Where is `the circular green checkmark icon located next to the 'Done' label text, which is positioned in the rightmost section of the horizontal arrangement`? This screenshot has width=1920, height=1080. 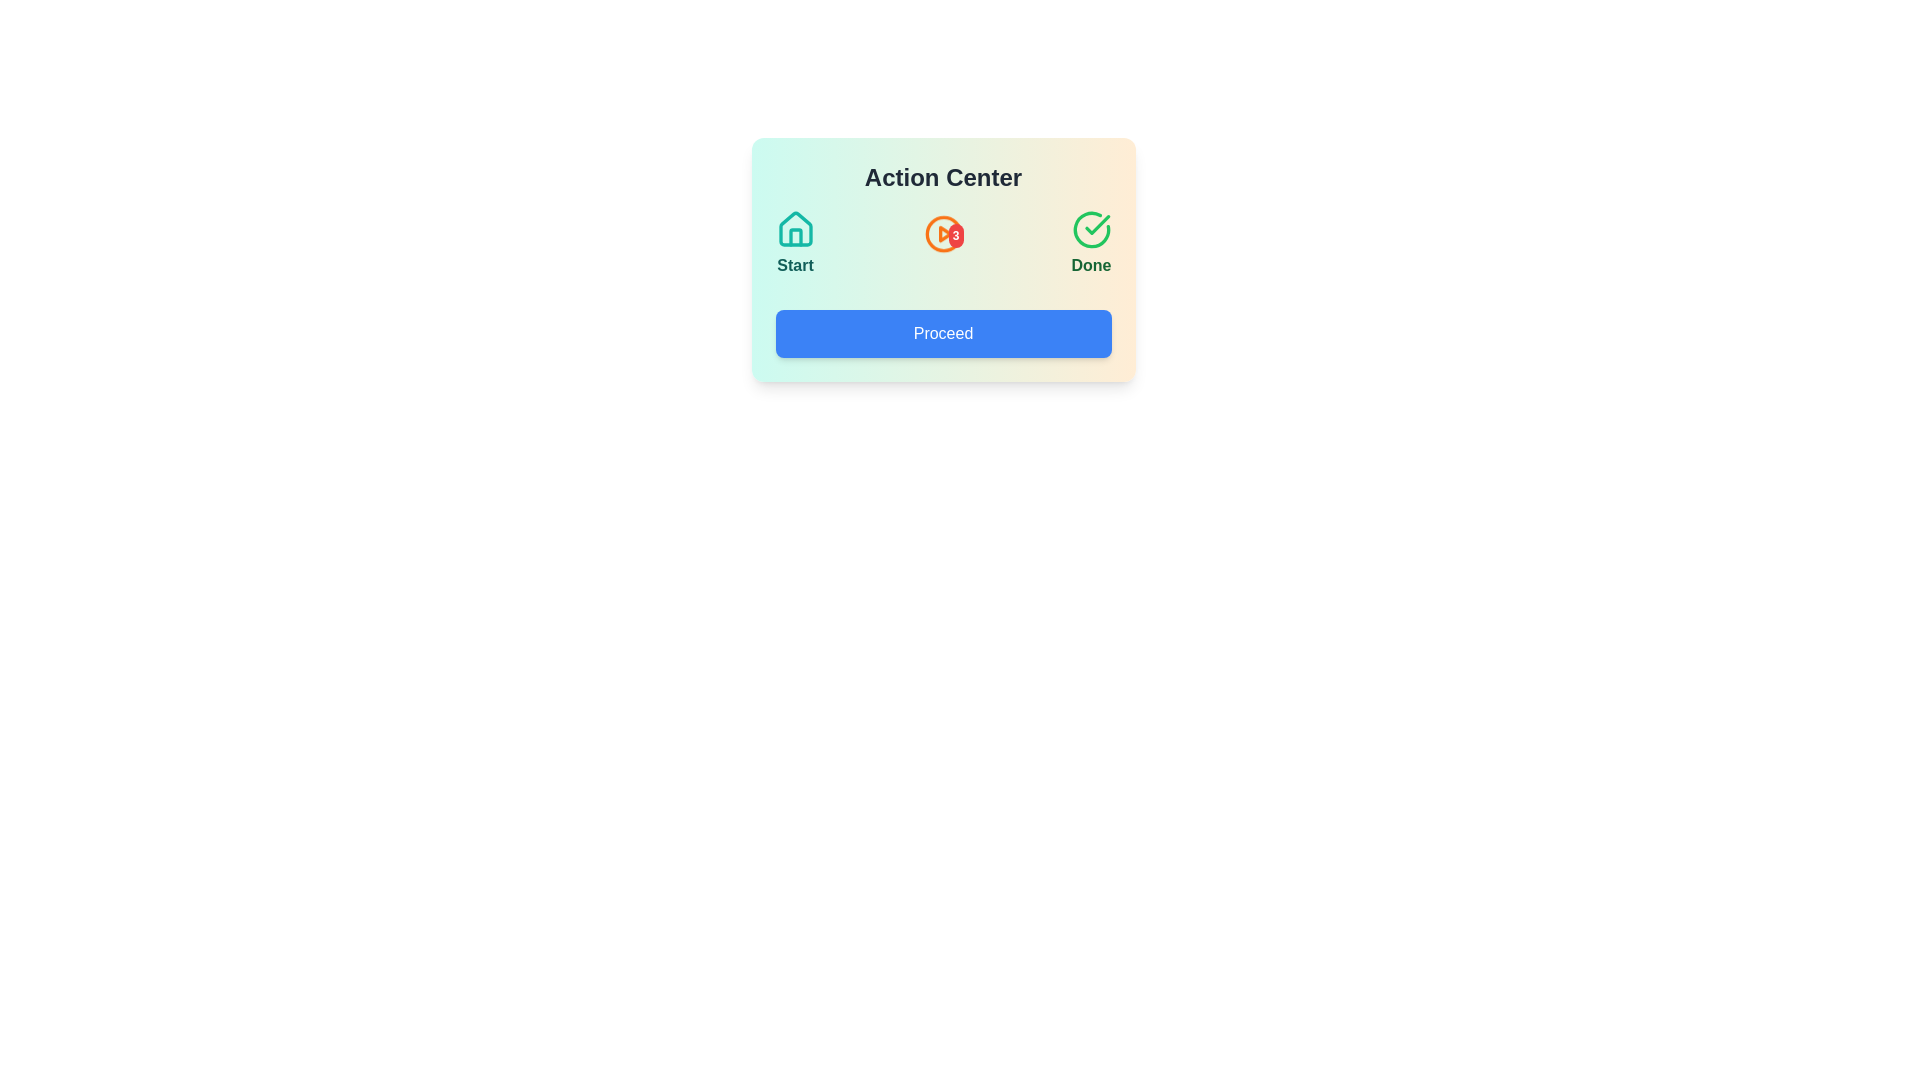 the circular green checkmark icon located next to the 'Done' label text, which is positioned in the rightmost section of the horizontal arrangement is located at coordinates (1090, 229).